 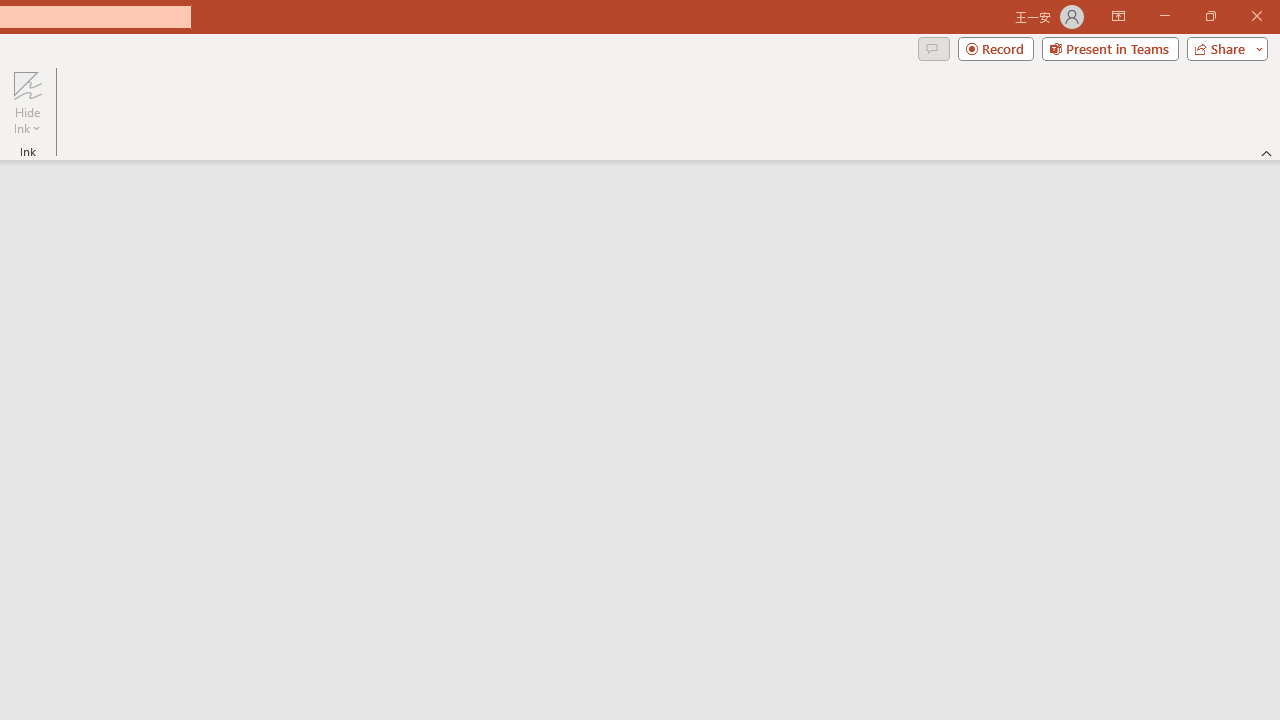 What do you see at coordinates (932, 47) in the screenshot?
I see `'Comments'` at bounding box center [932, 47].